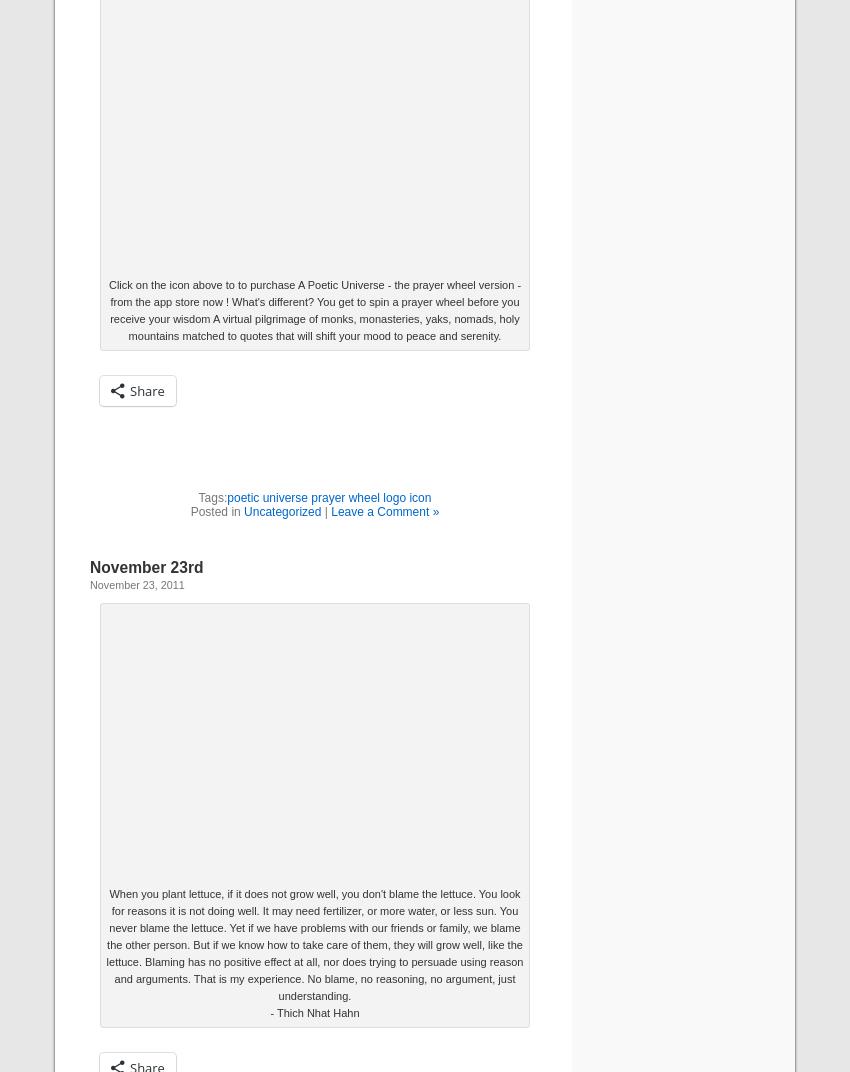 The width and height of the screenshot is (850, 1072). Describe the element at coordinates (137, 583) in the screenshot. I see `'November 23, 2011'` at that location.